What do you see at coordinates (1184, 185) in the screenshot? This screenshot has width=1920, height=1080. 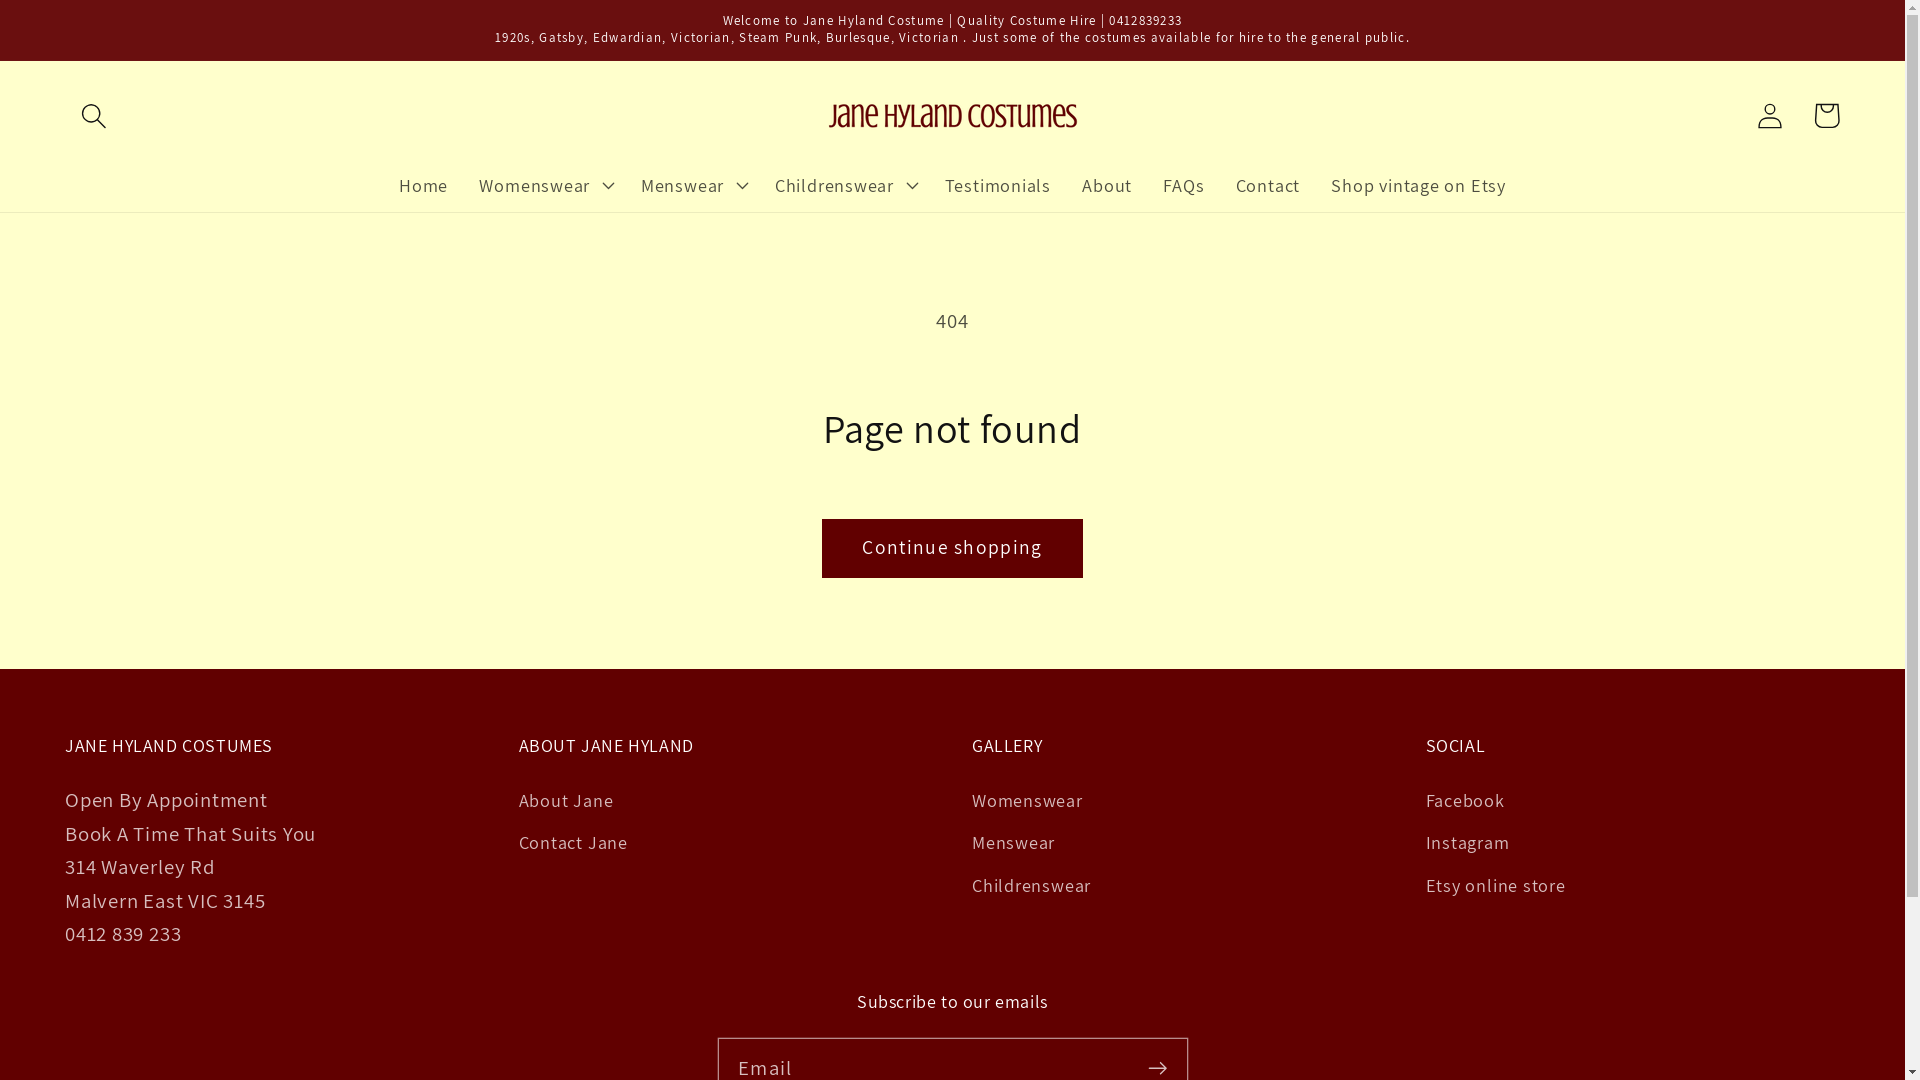 I see `'FAQs'` at bounding box center [1184, 185].